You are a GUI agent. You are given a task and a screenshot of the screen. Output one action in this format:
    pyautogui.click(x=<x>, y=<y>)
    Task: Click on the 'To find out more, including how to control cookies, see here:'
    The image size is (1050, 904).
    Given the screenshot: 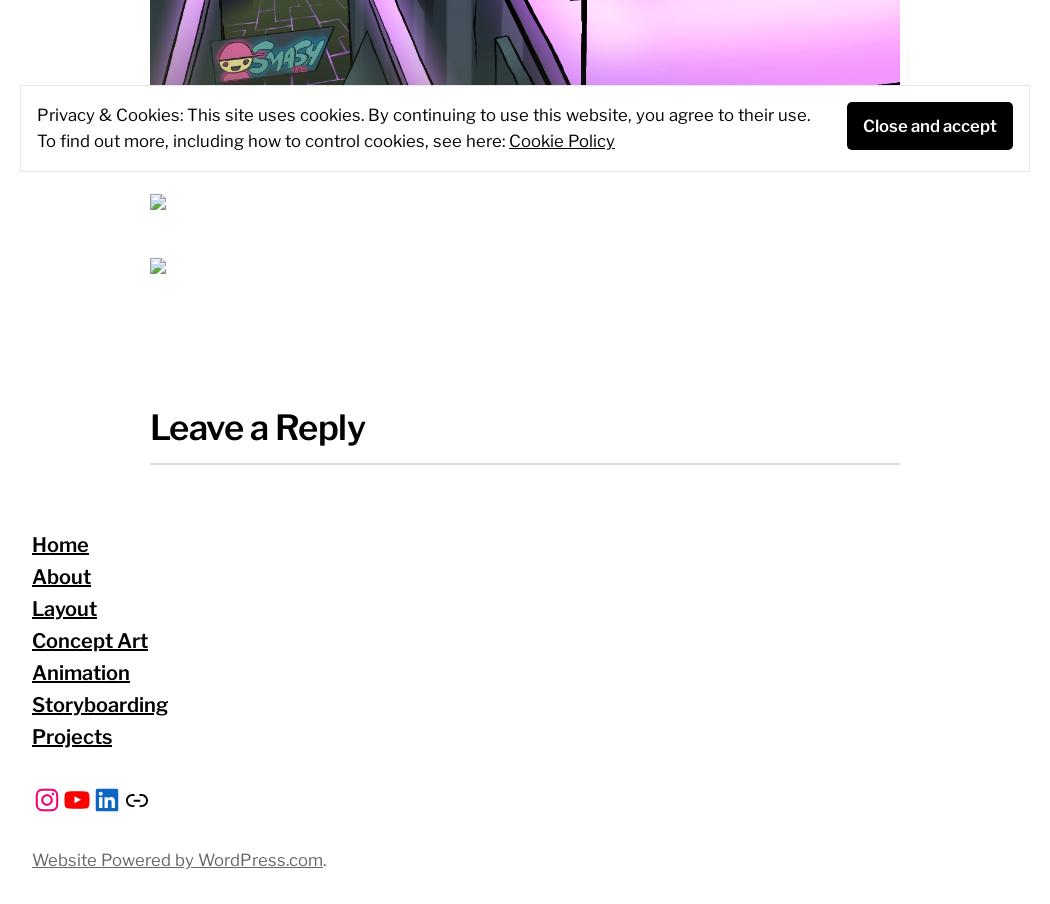 What is the action you would take?
    pyautogui.click(x=36, y=140)
    